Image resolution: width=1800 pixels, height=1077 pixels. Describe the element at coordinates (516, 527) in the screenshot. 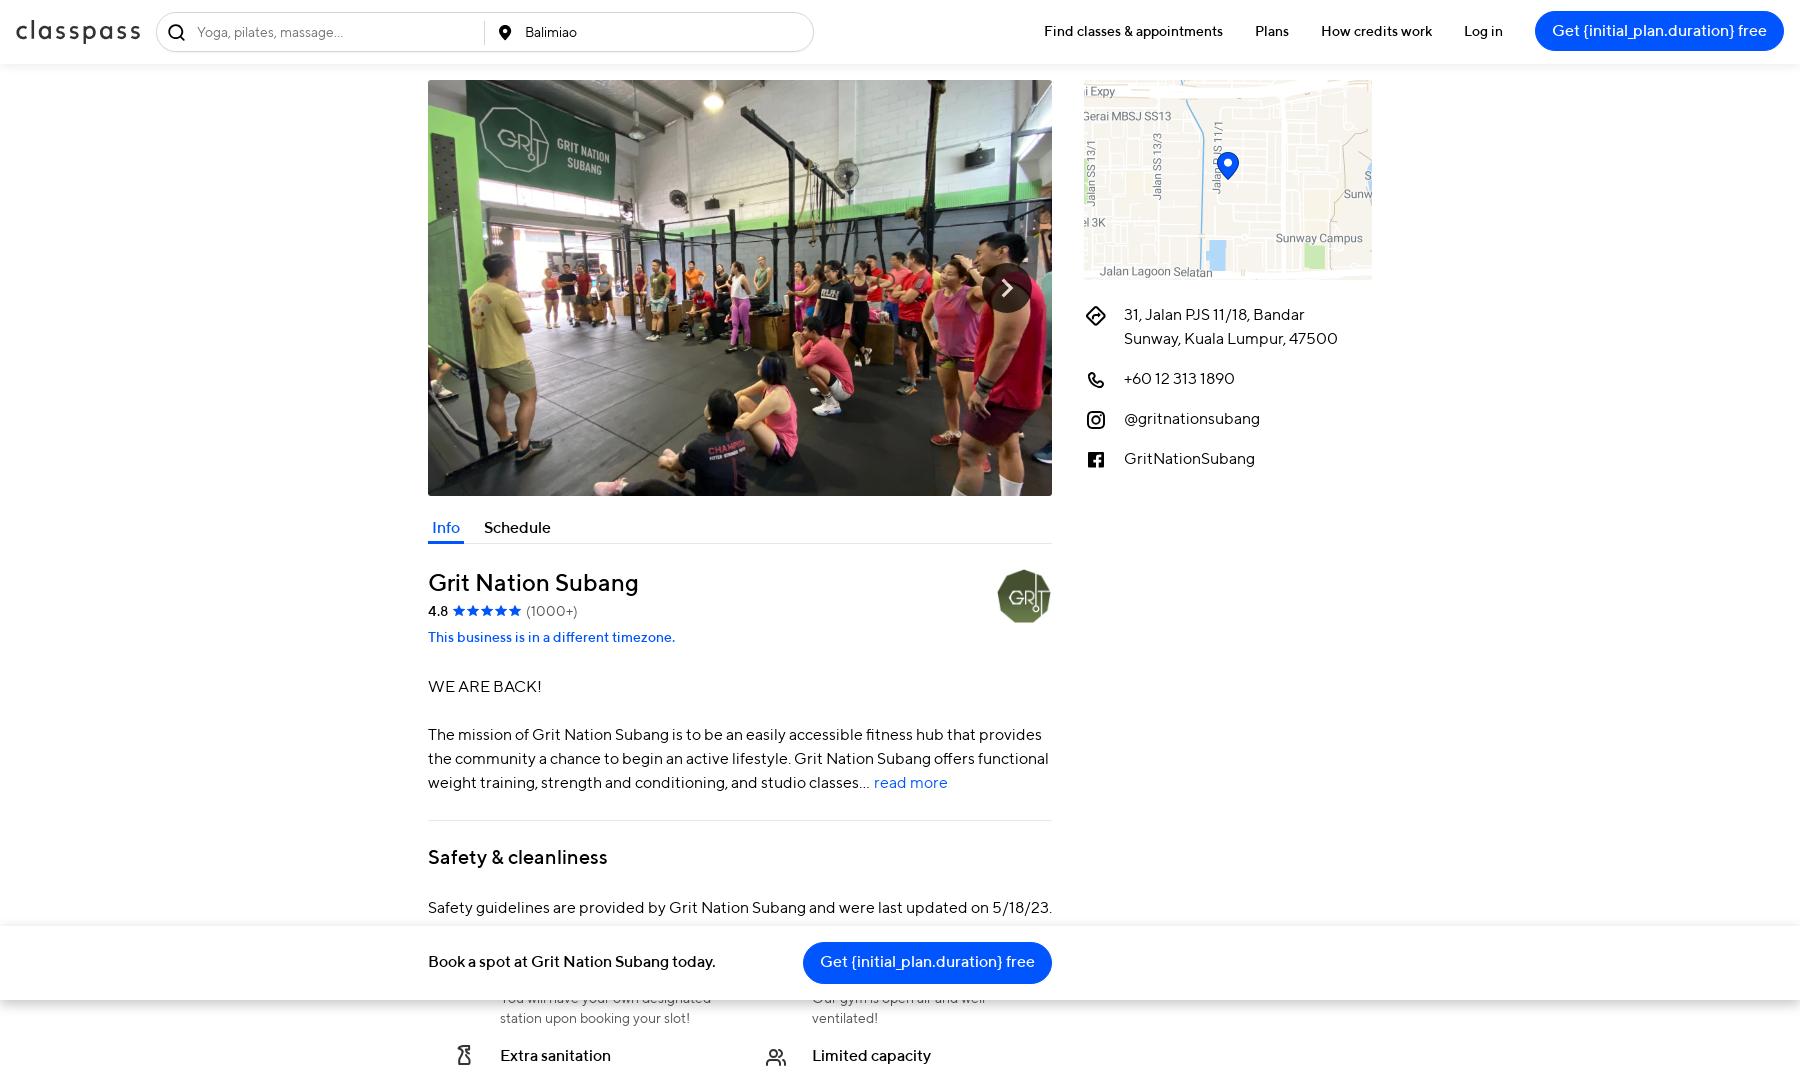

I see `'Schedule'` at that location.